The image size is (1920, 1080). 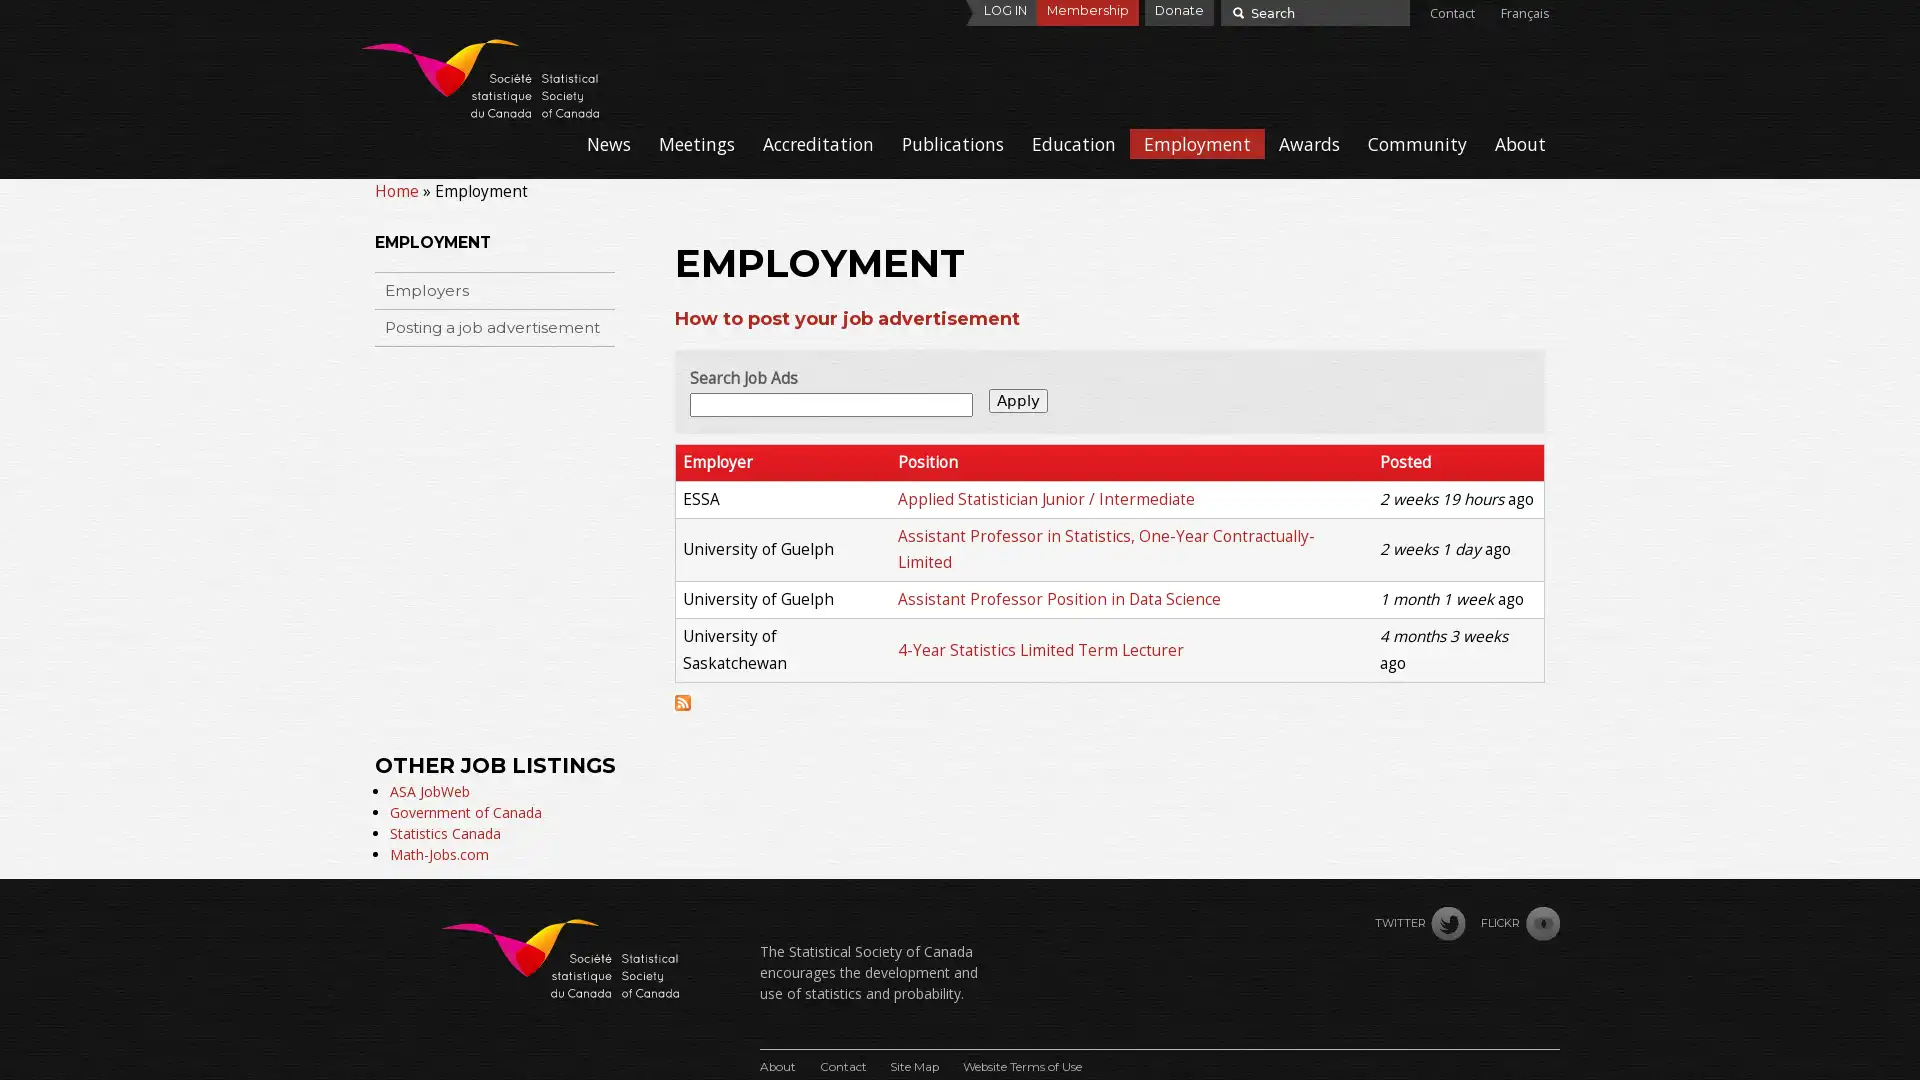 What do you see at coordinates (1235, 11) in the screenshot?
I see `Search` at bounding box center [1235, 11].